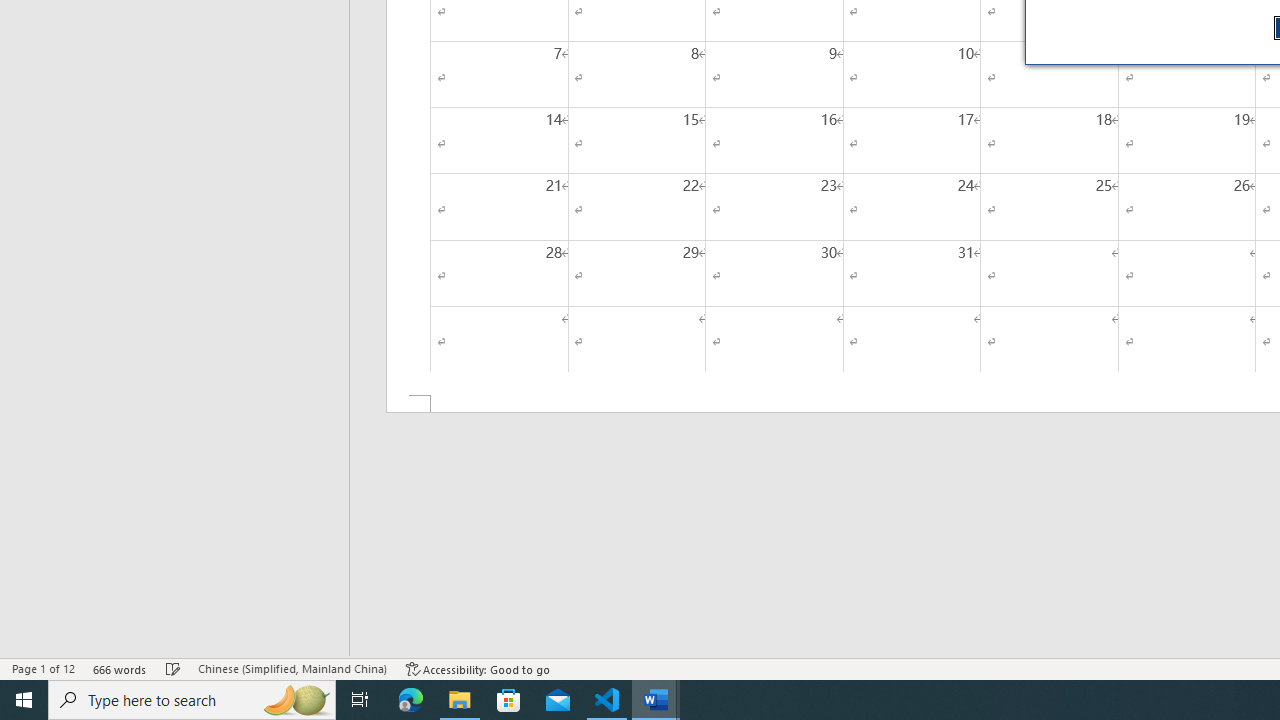  What do you see at coordinates (119, 669) in the screenshot?
I see `'Word Count 666 words'` at bounding box center [119, 669].